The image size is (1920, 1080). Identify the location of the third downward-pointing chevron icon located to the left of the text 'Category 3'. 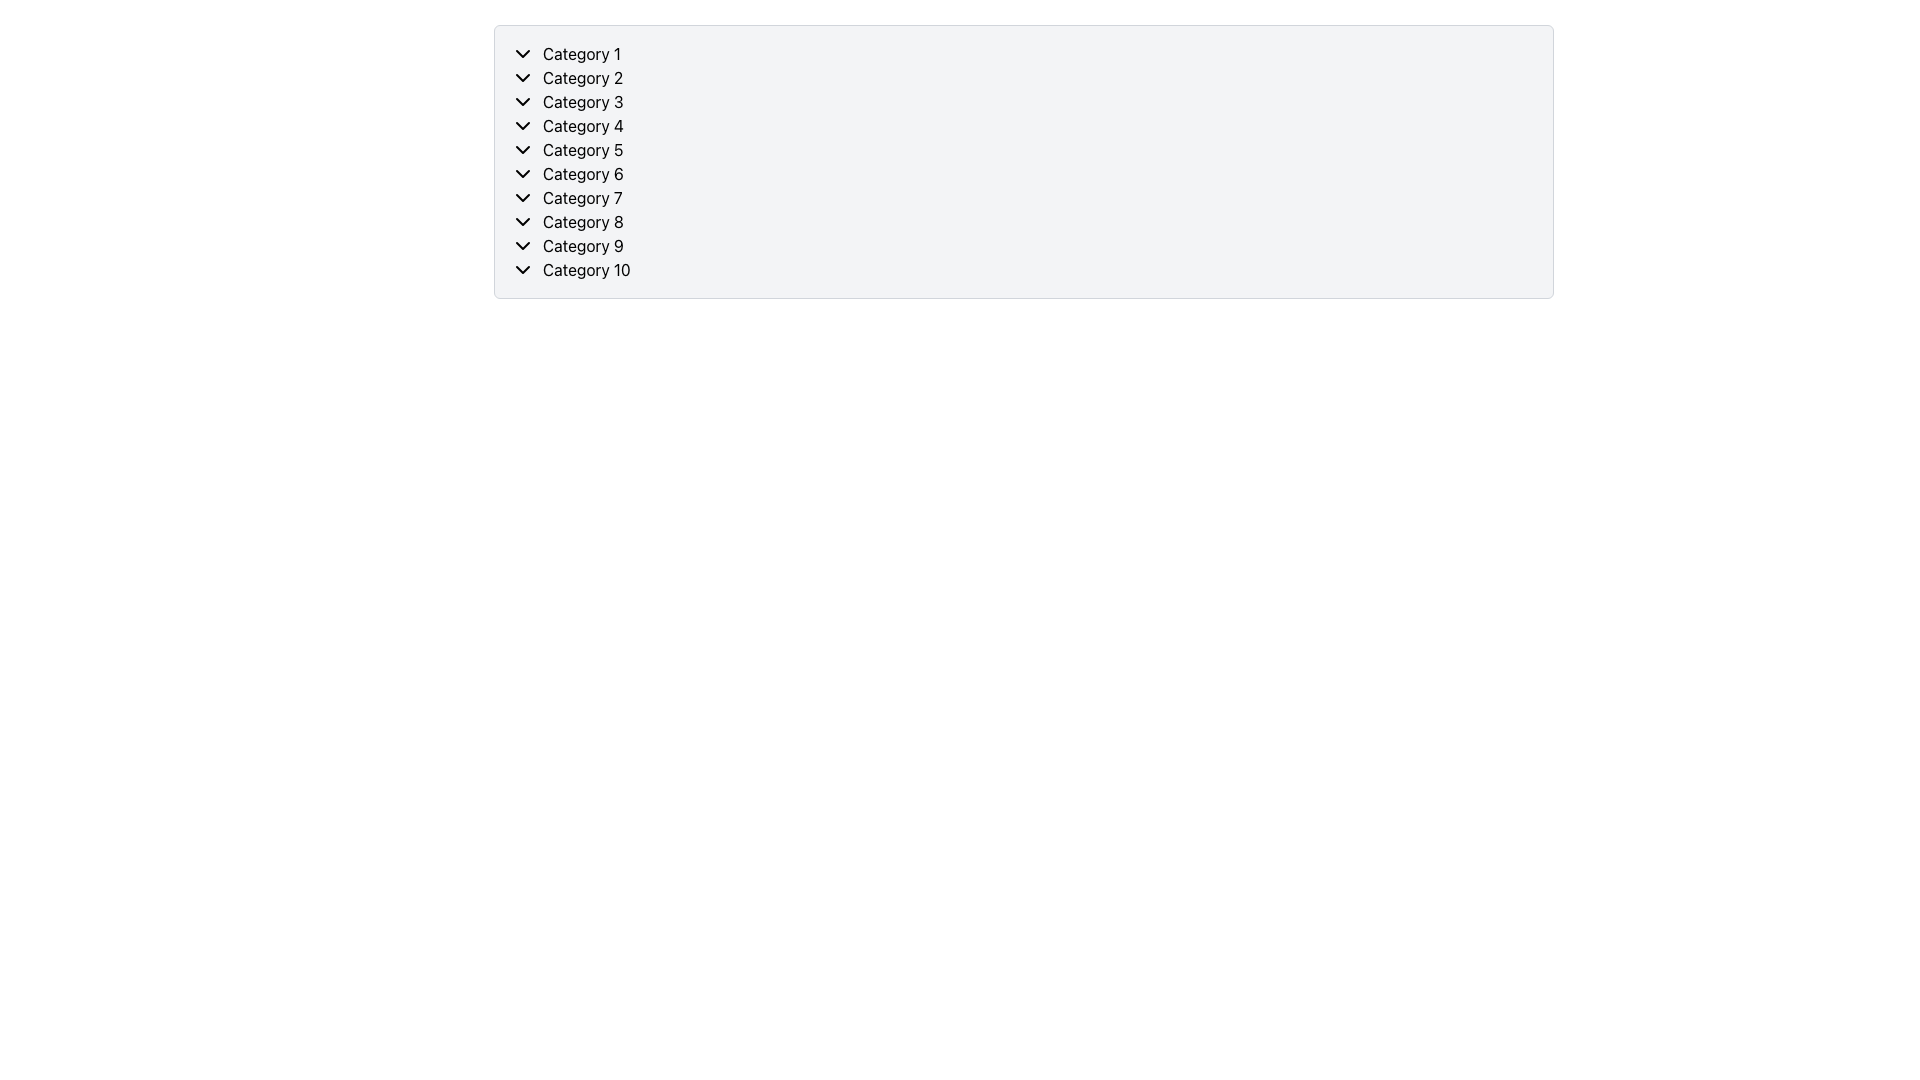
(523, 101).